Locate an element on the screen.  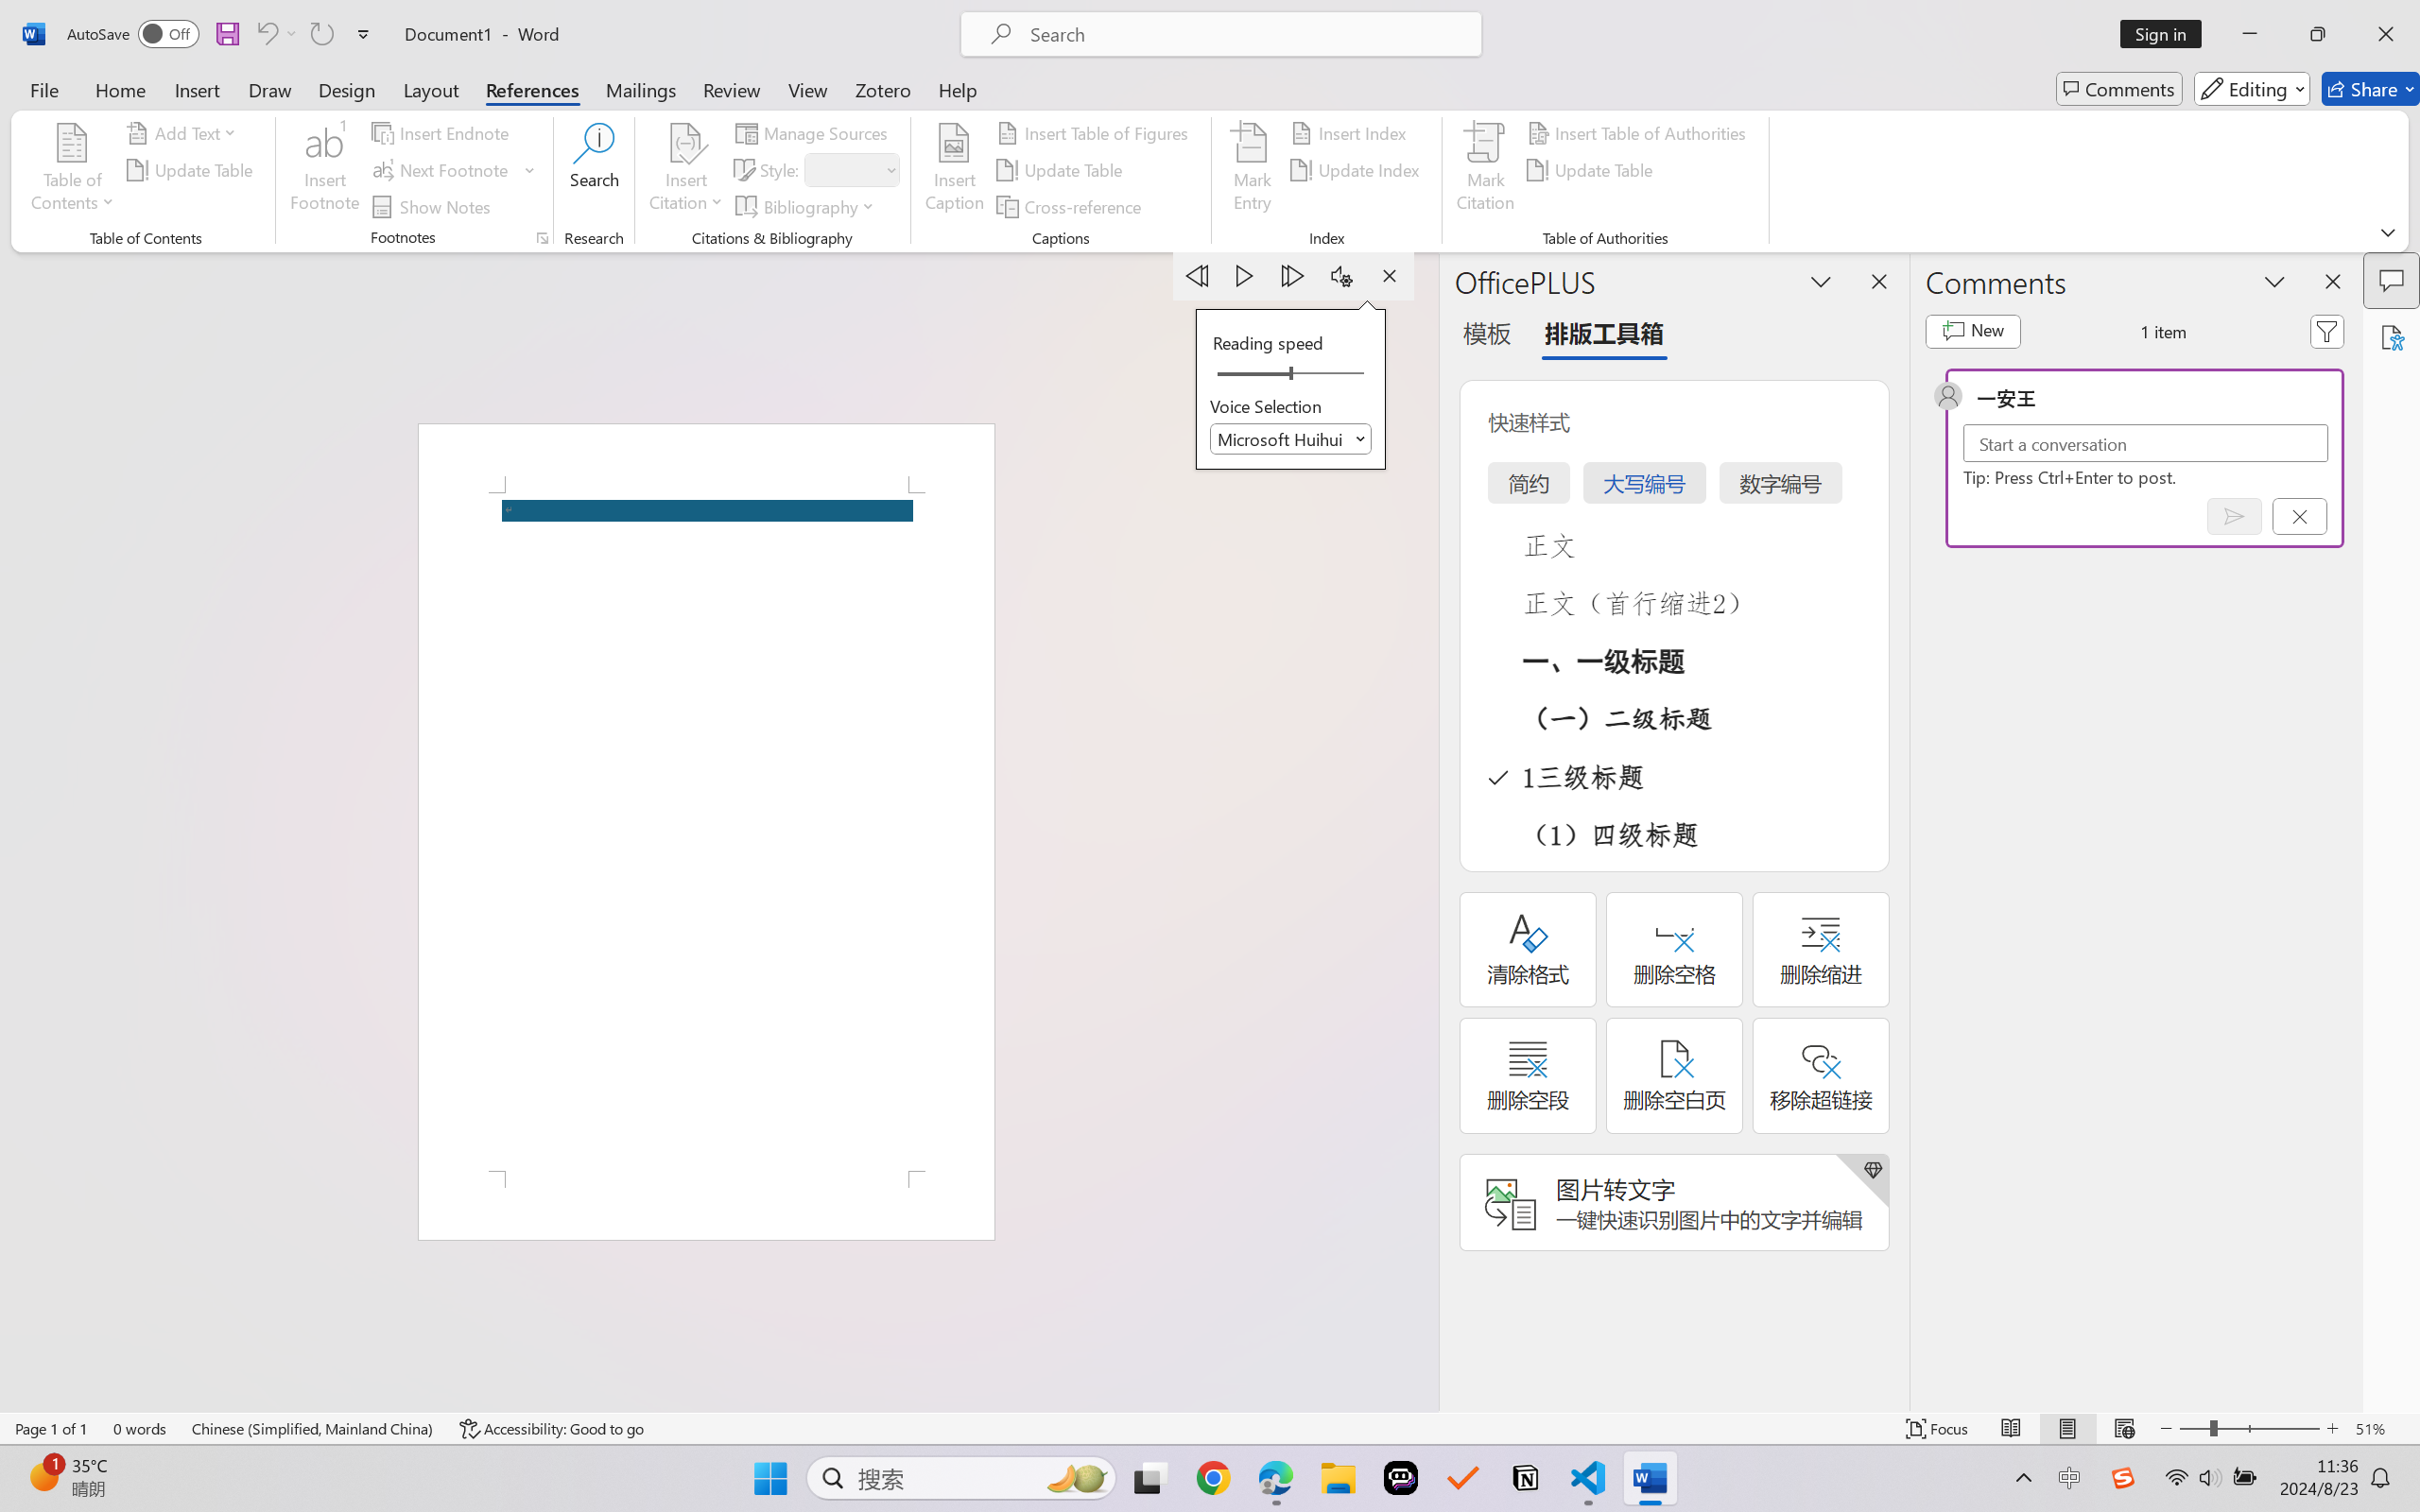
'Reading speed' is located at coordinates (1289, 374).